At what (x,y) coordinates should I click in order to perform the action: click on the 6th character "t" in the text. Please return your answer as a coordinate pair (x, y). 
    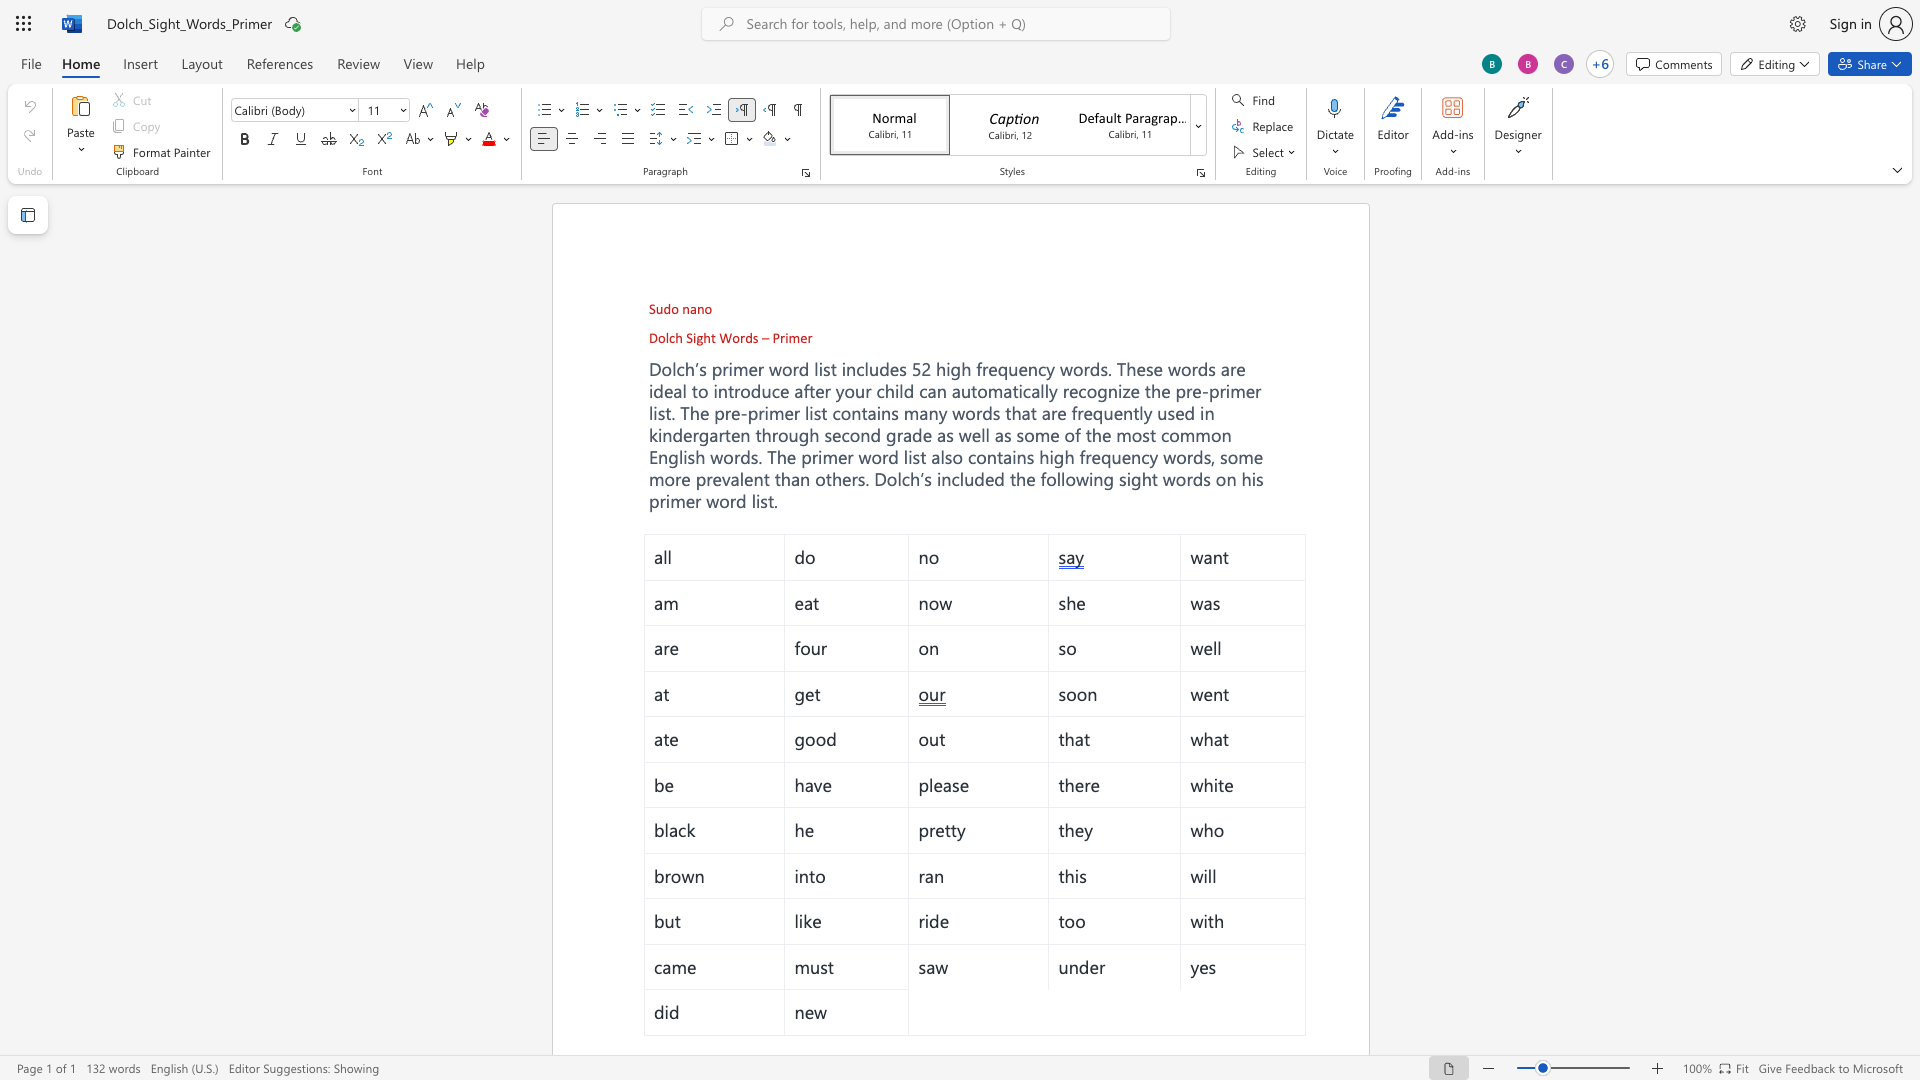
    Looking at the image, I should click on (770, 500).